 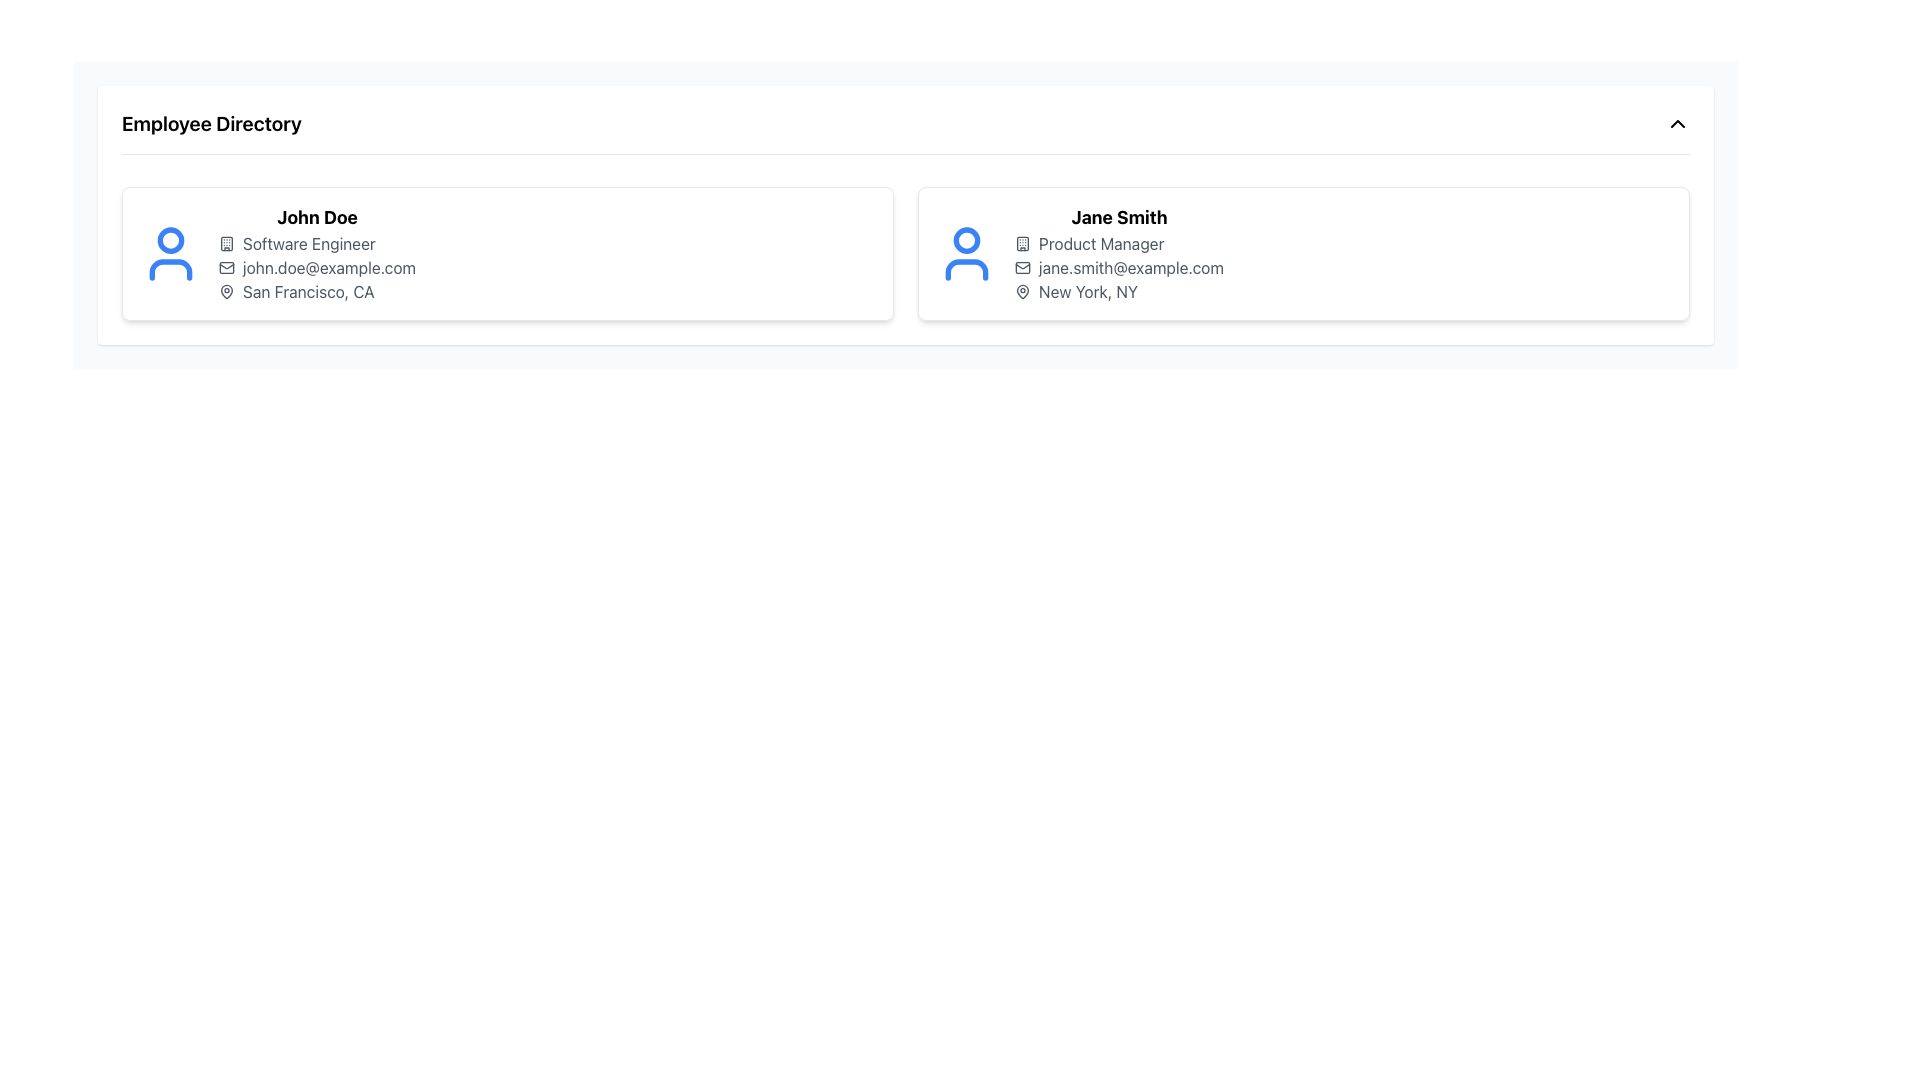 What do you see at coordinates (226, 242) in the screenshot?
I see `the building icon located to the left of the label 'Software Engineer' and close to the name 'John Doe'` at bounding box center [226, 242].